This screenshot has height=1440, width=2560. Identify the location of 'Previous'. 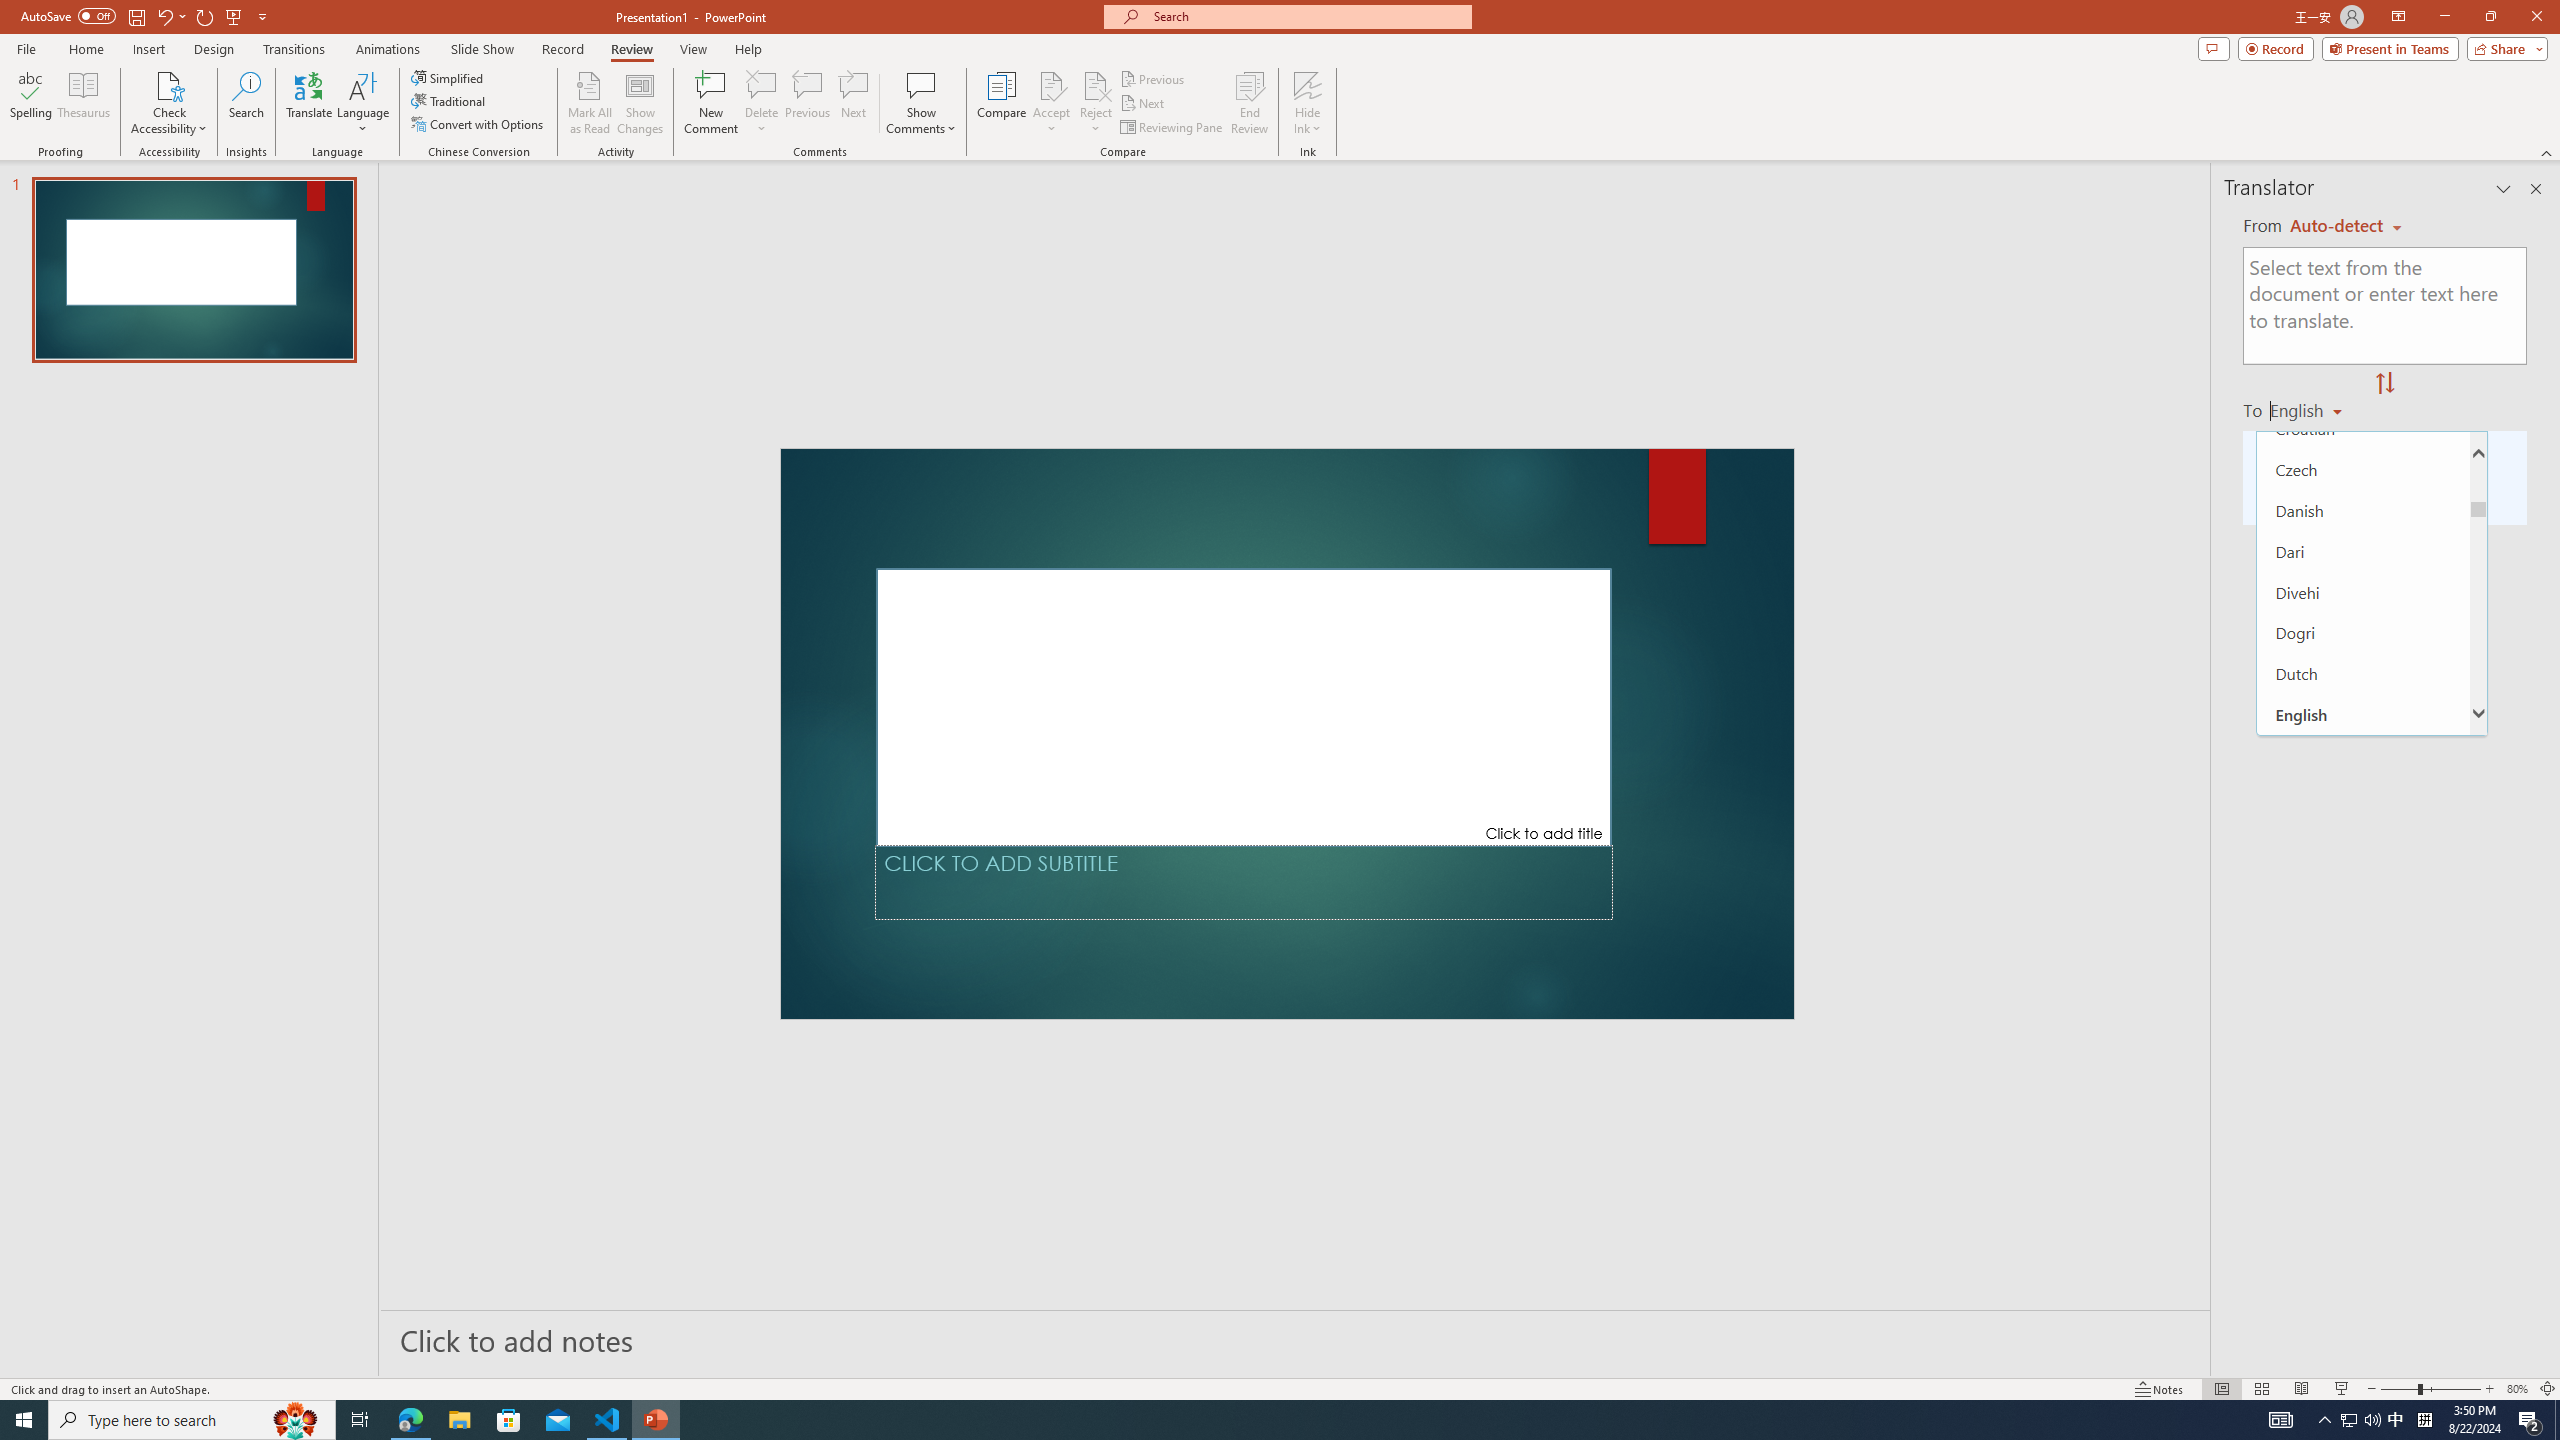
(1153, 78).